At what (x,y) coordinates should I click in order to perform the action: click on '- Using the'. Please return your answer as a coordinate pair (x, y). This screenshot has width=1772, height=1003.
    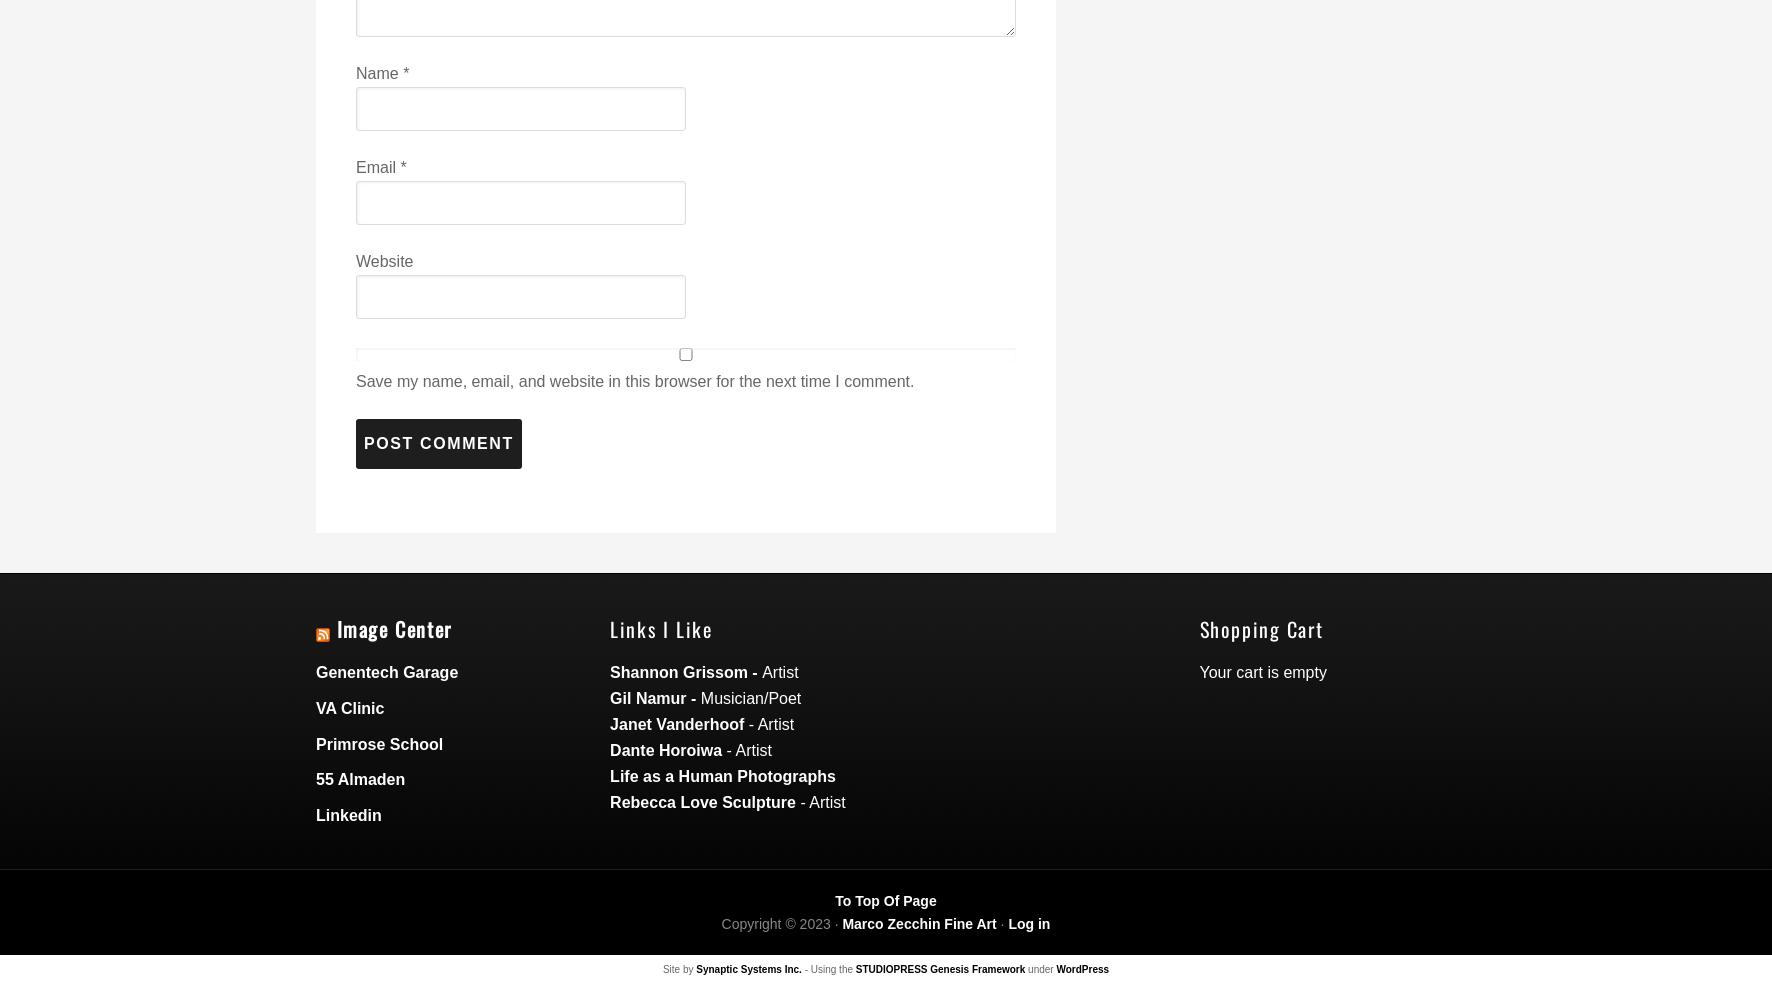
    Looking at the image, I should click on (828, 968).